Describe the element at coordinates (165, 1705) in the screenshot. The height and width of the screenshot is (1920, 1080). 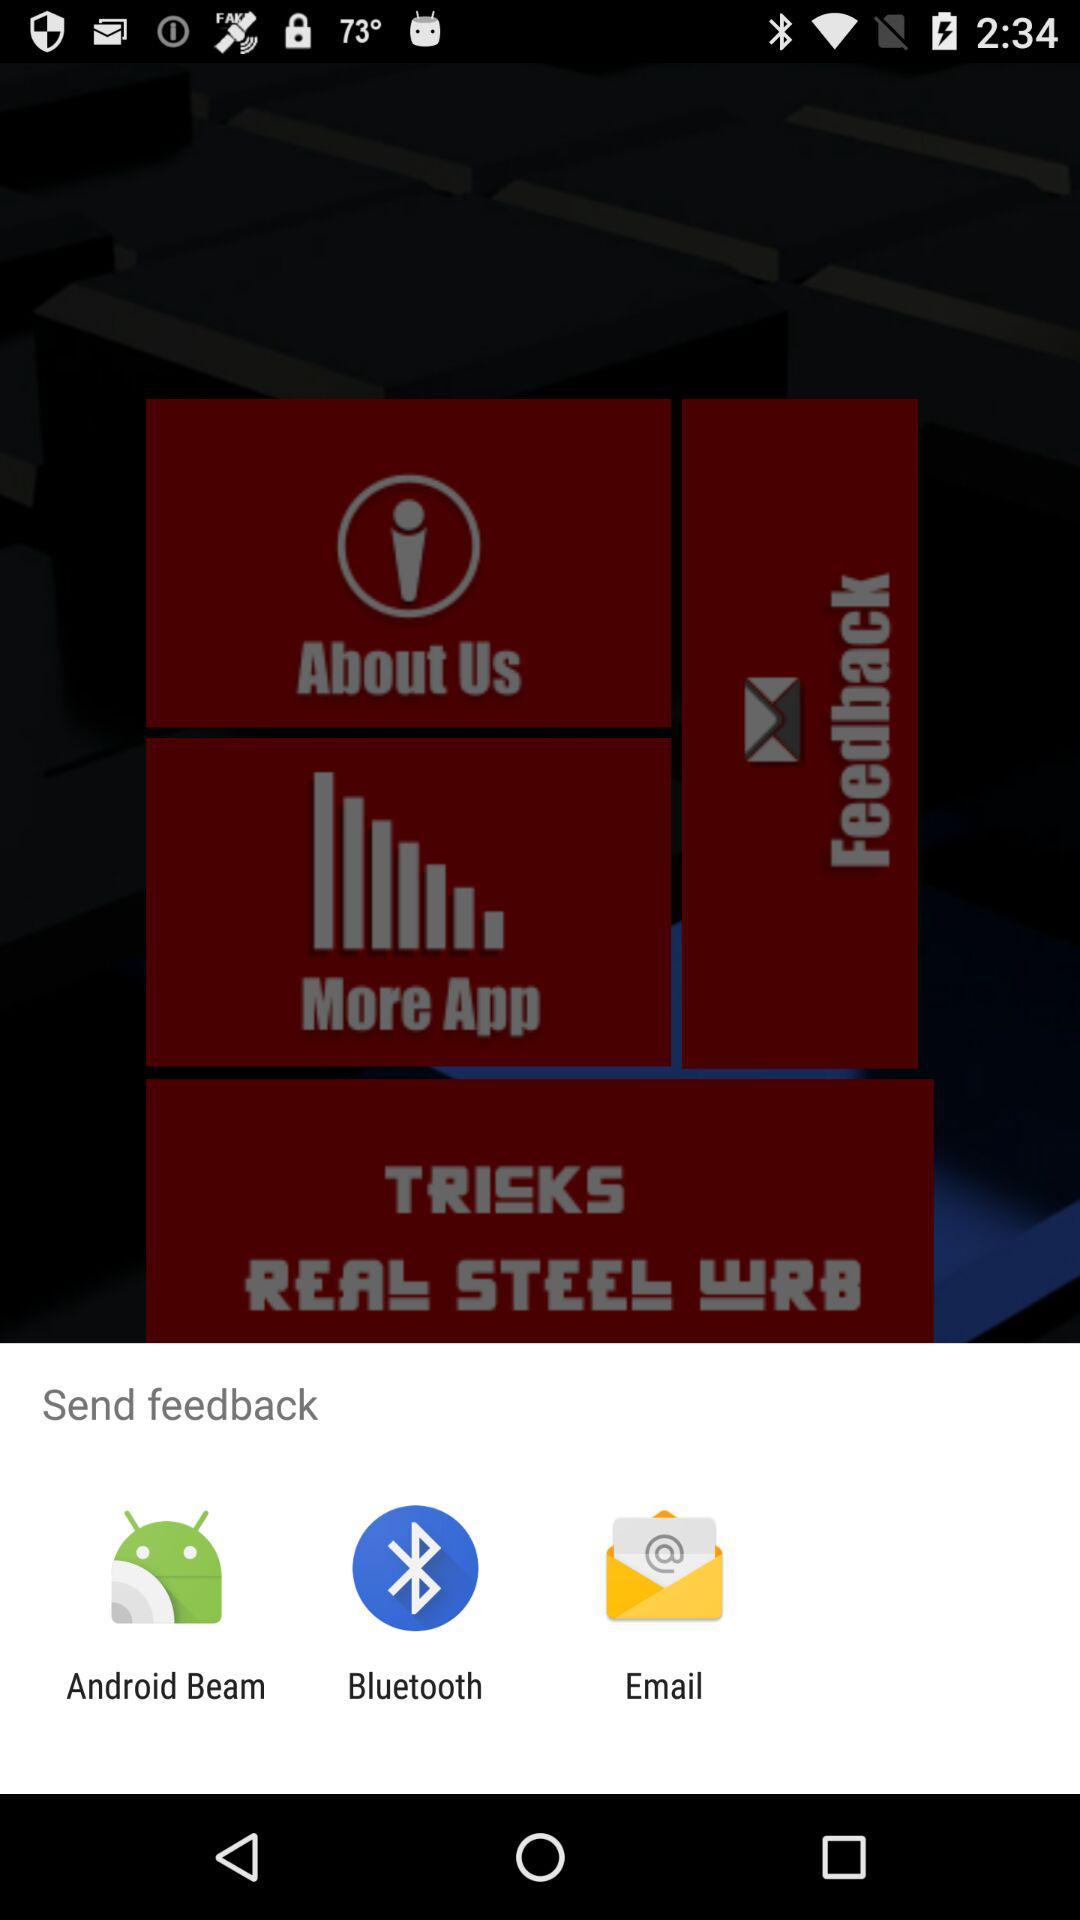
I see `item to the left of the bluetooth app` at that location.